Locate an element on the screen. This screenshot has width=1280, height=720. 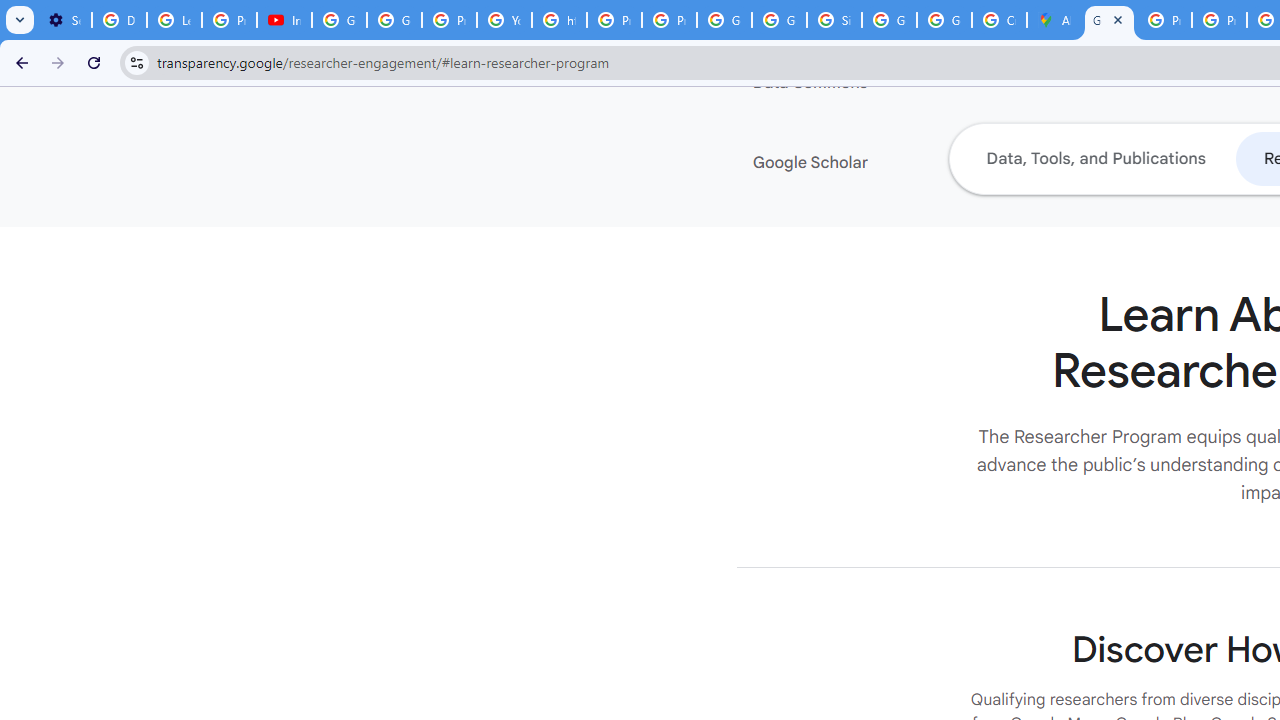
'Delete photos & videos - Computer - Google Photos Help' is located at coordinates (118, 20).